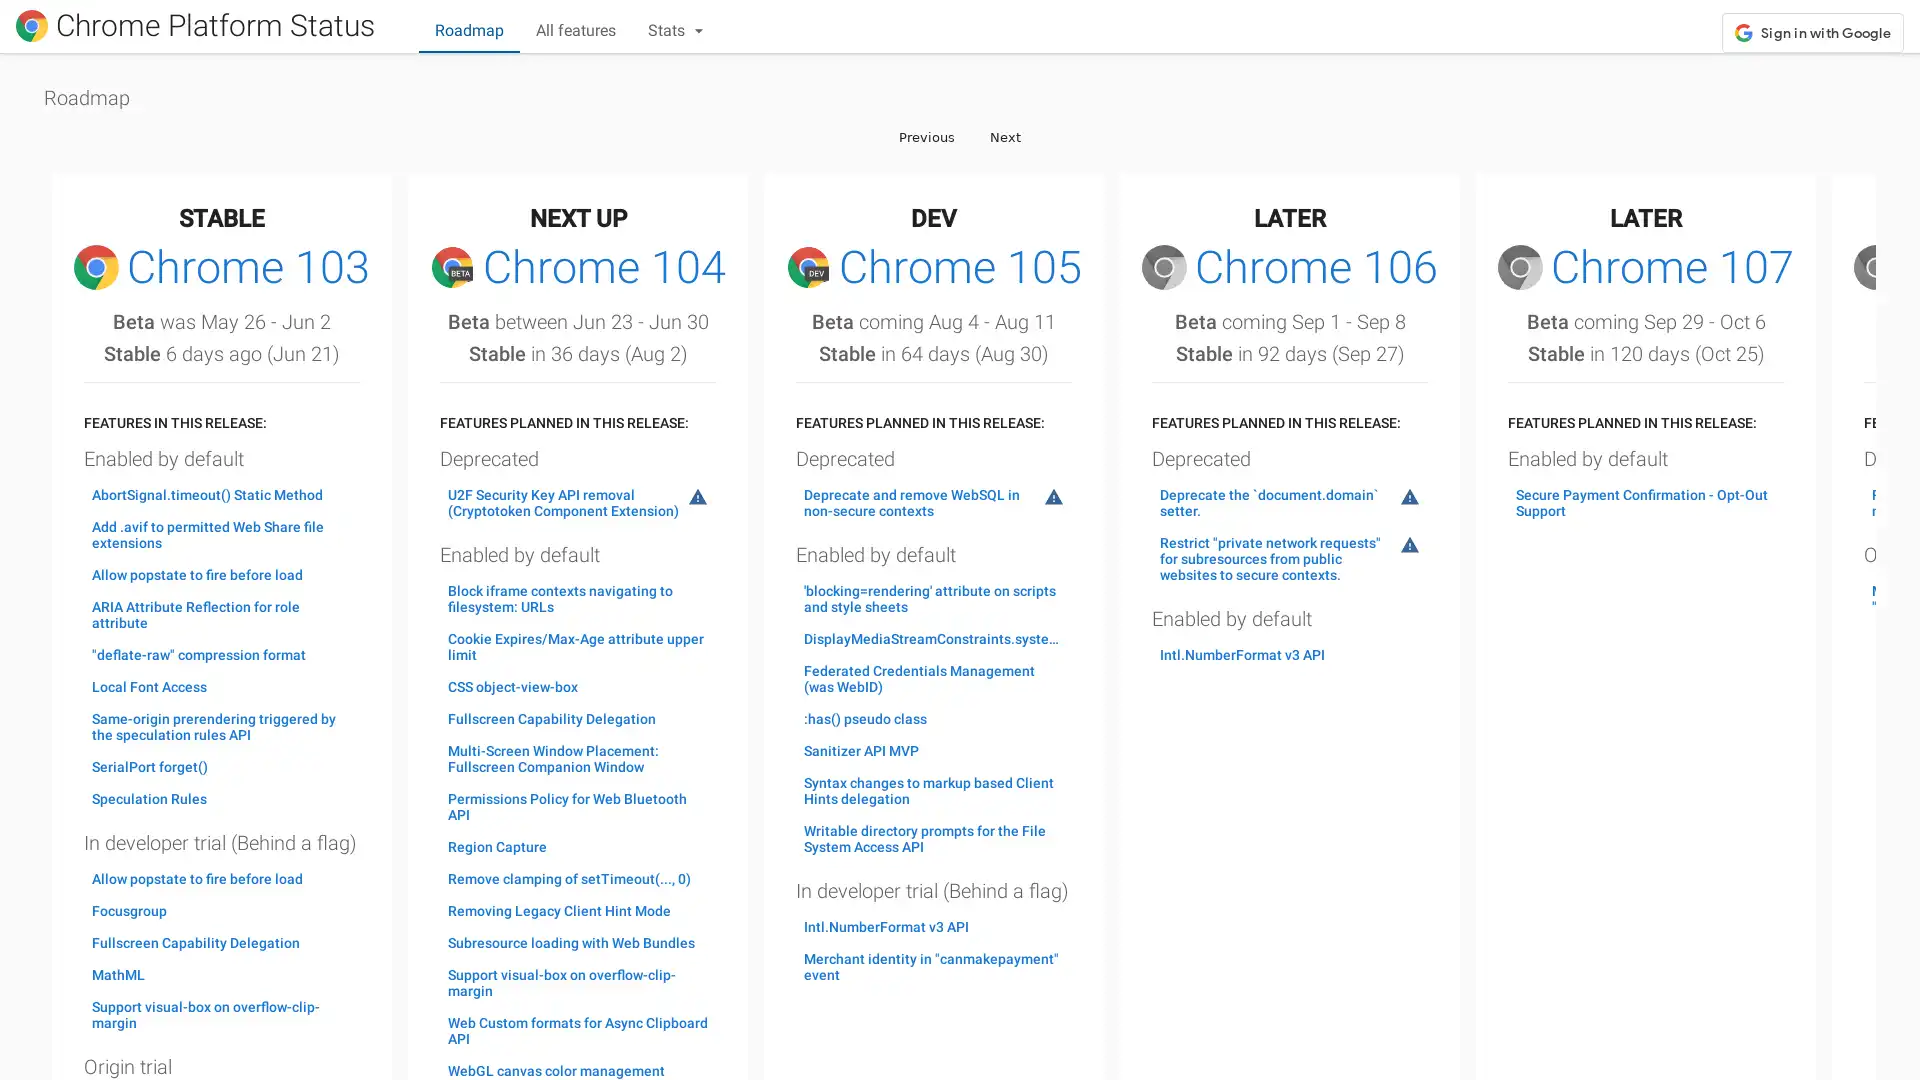 Image resolution: width=1920 pixels, height=1080 pixels. Describe the element at coordinates (925, 135) in the screenshot. I see `Button to move to previous release` at that location.